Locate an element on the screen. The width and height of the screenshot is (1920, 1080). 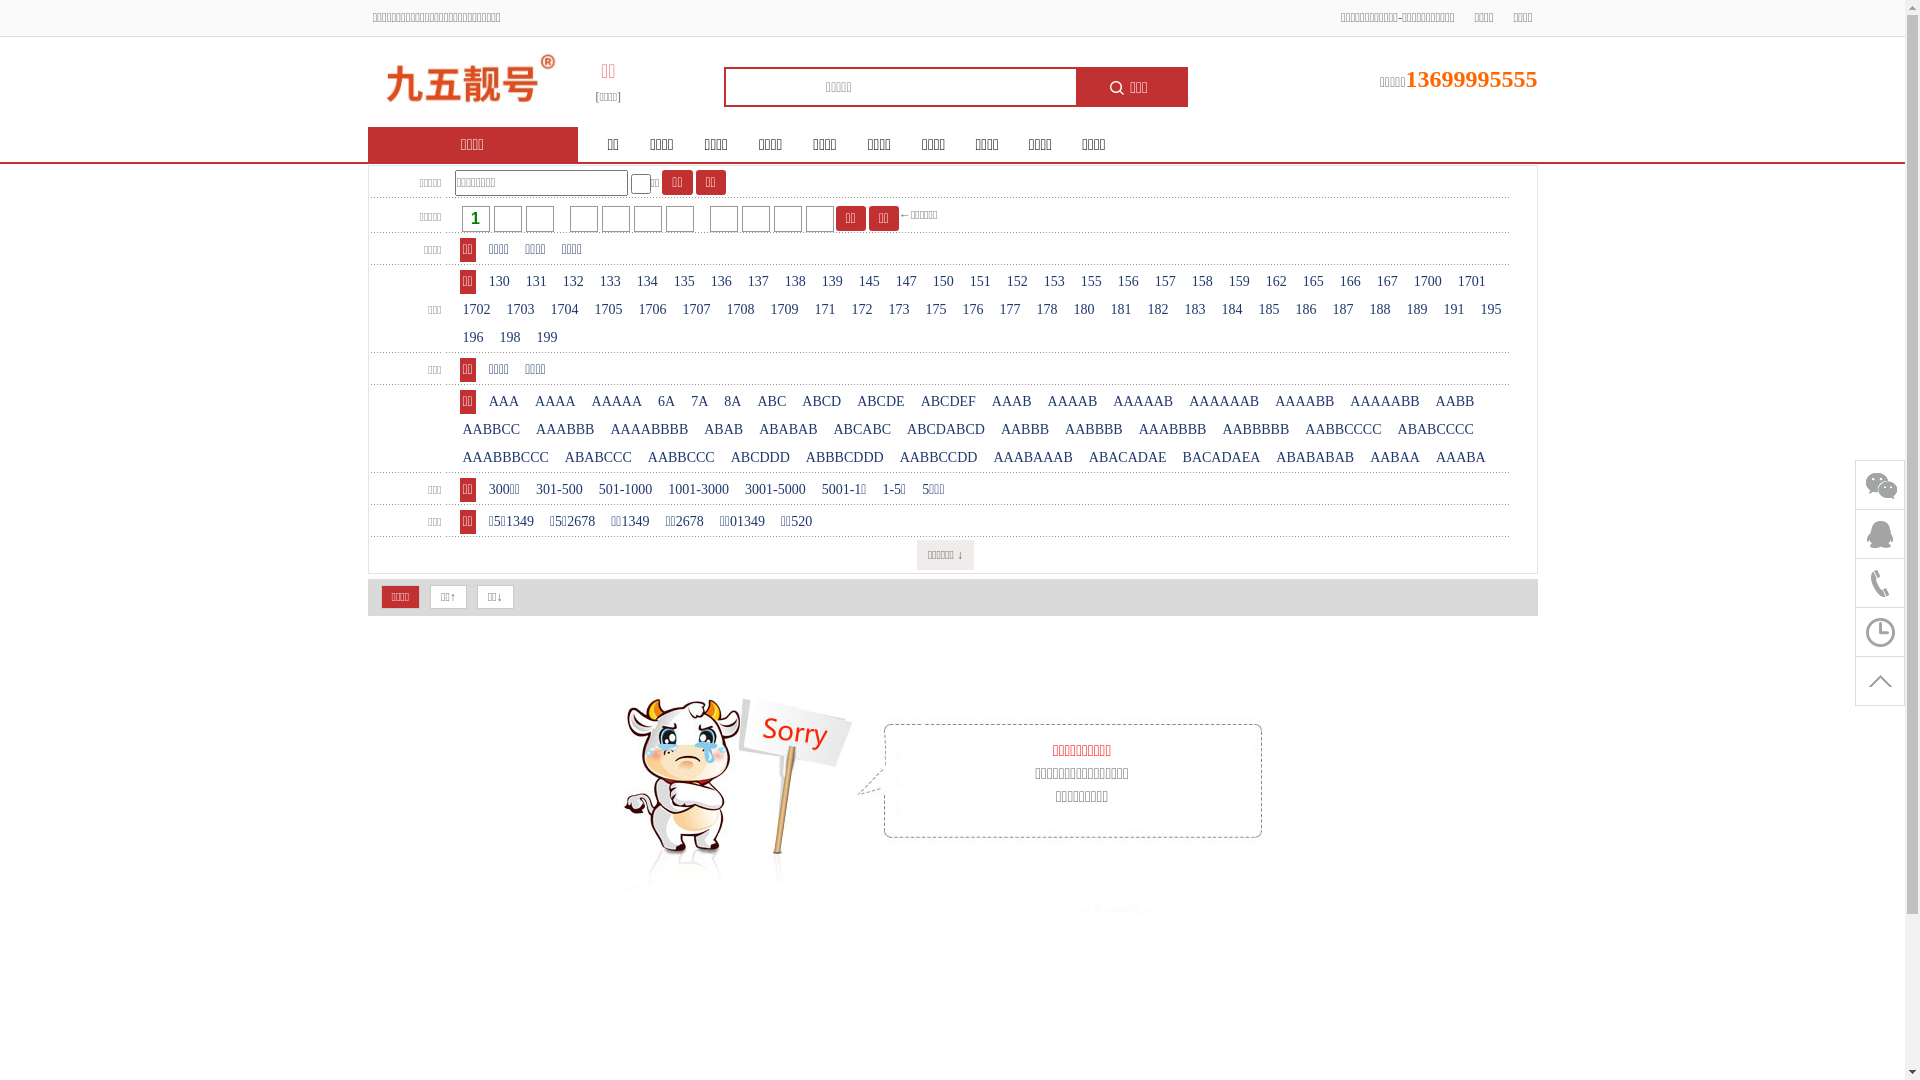
'178' is located at coordinates (1046, 309).